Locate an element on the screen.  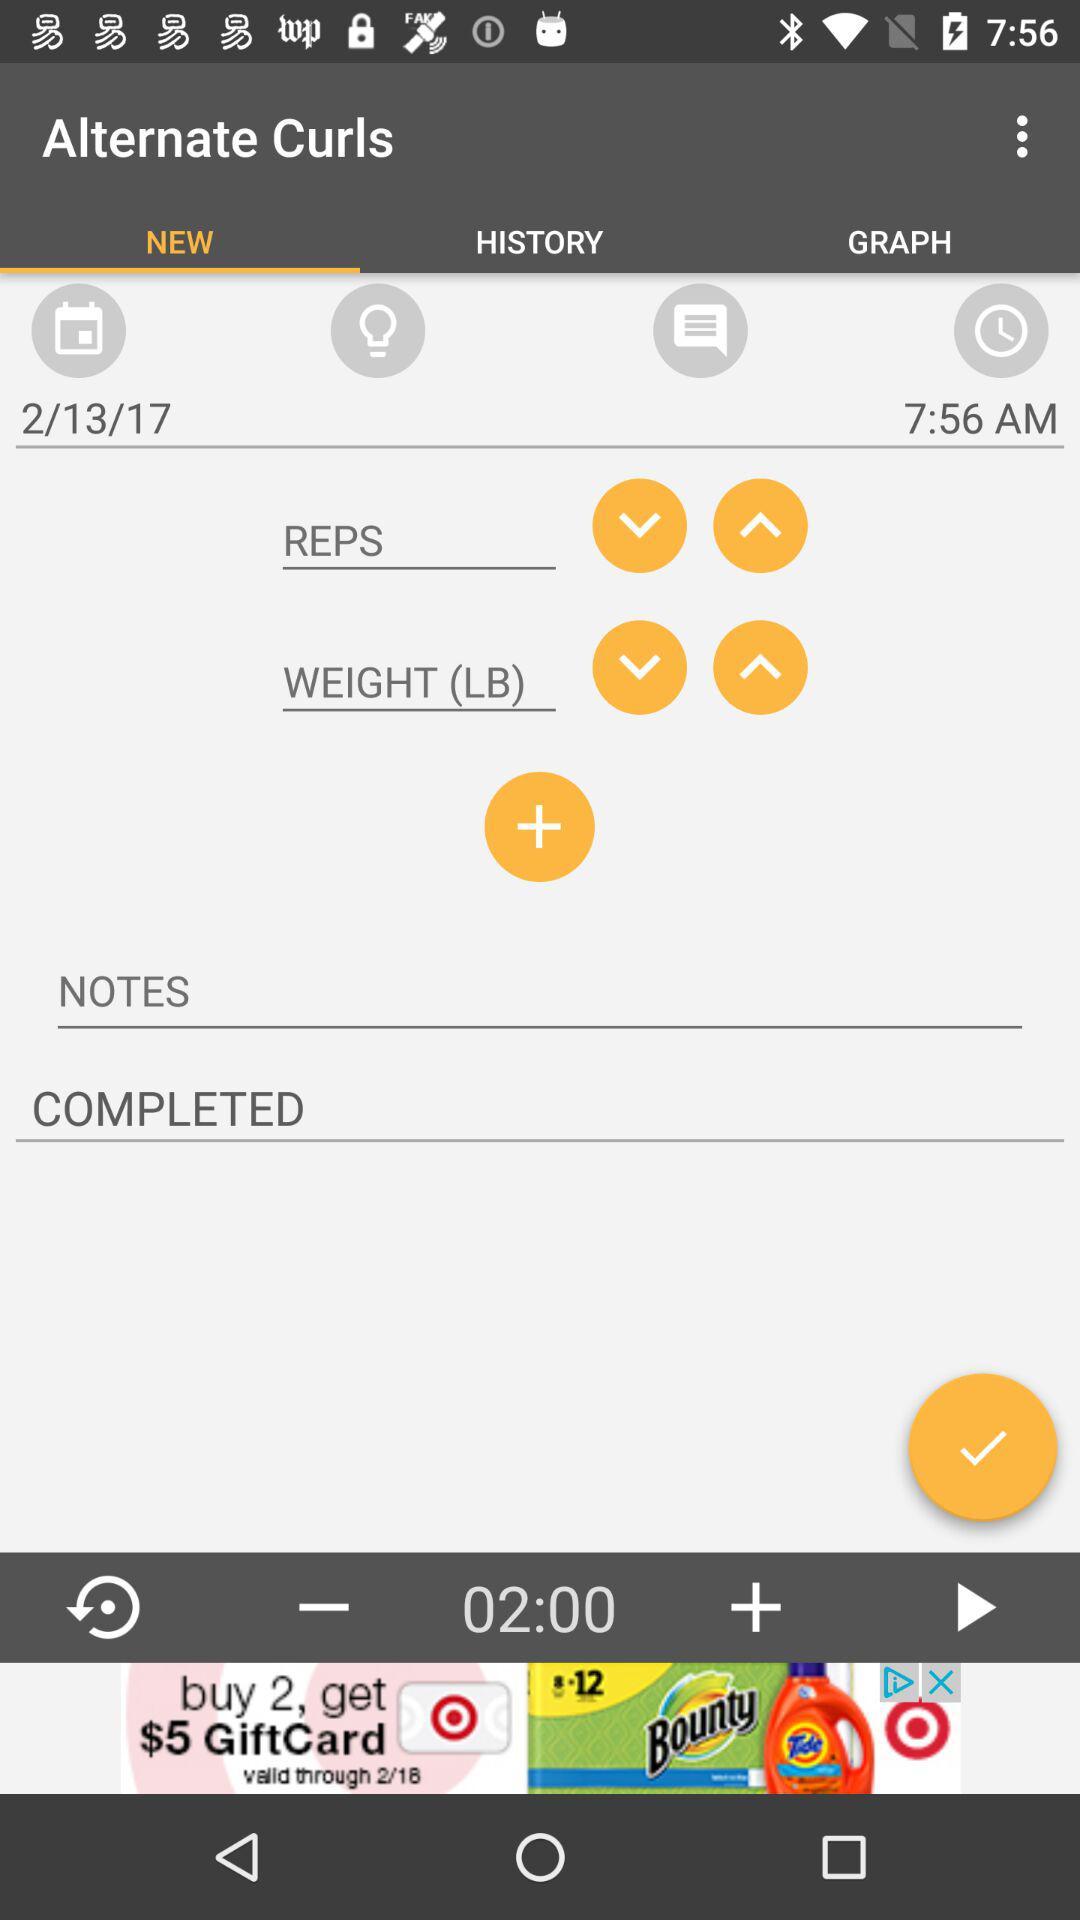
reps box is located at coordinates (418, 540).